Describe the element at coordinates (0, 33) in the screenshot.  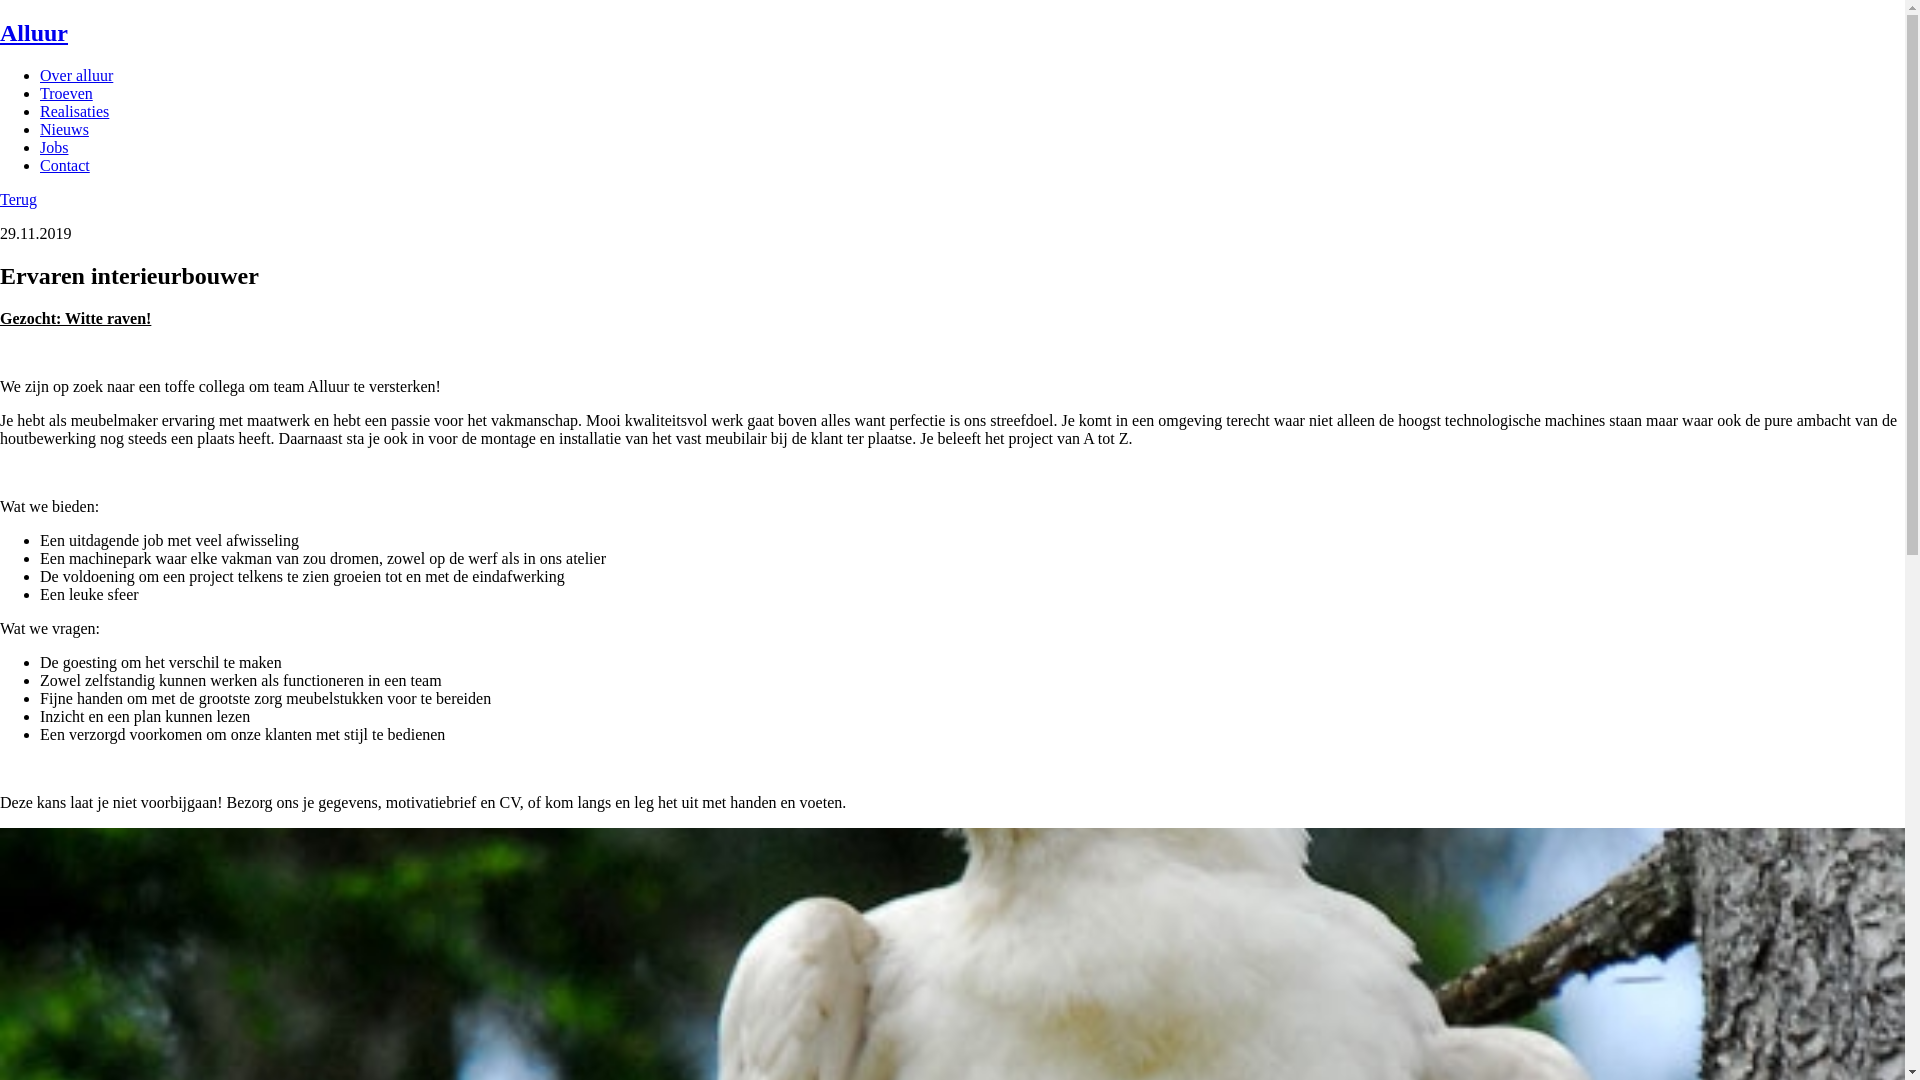
I see `'Alluur'` at that location.